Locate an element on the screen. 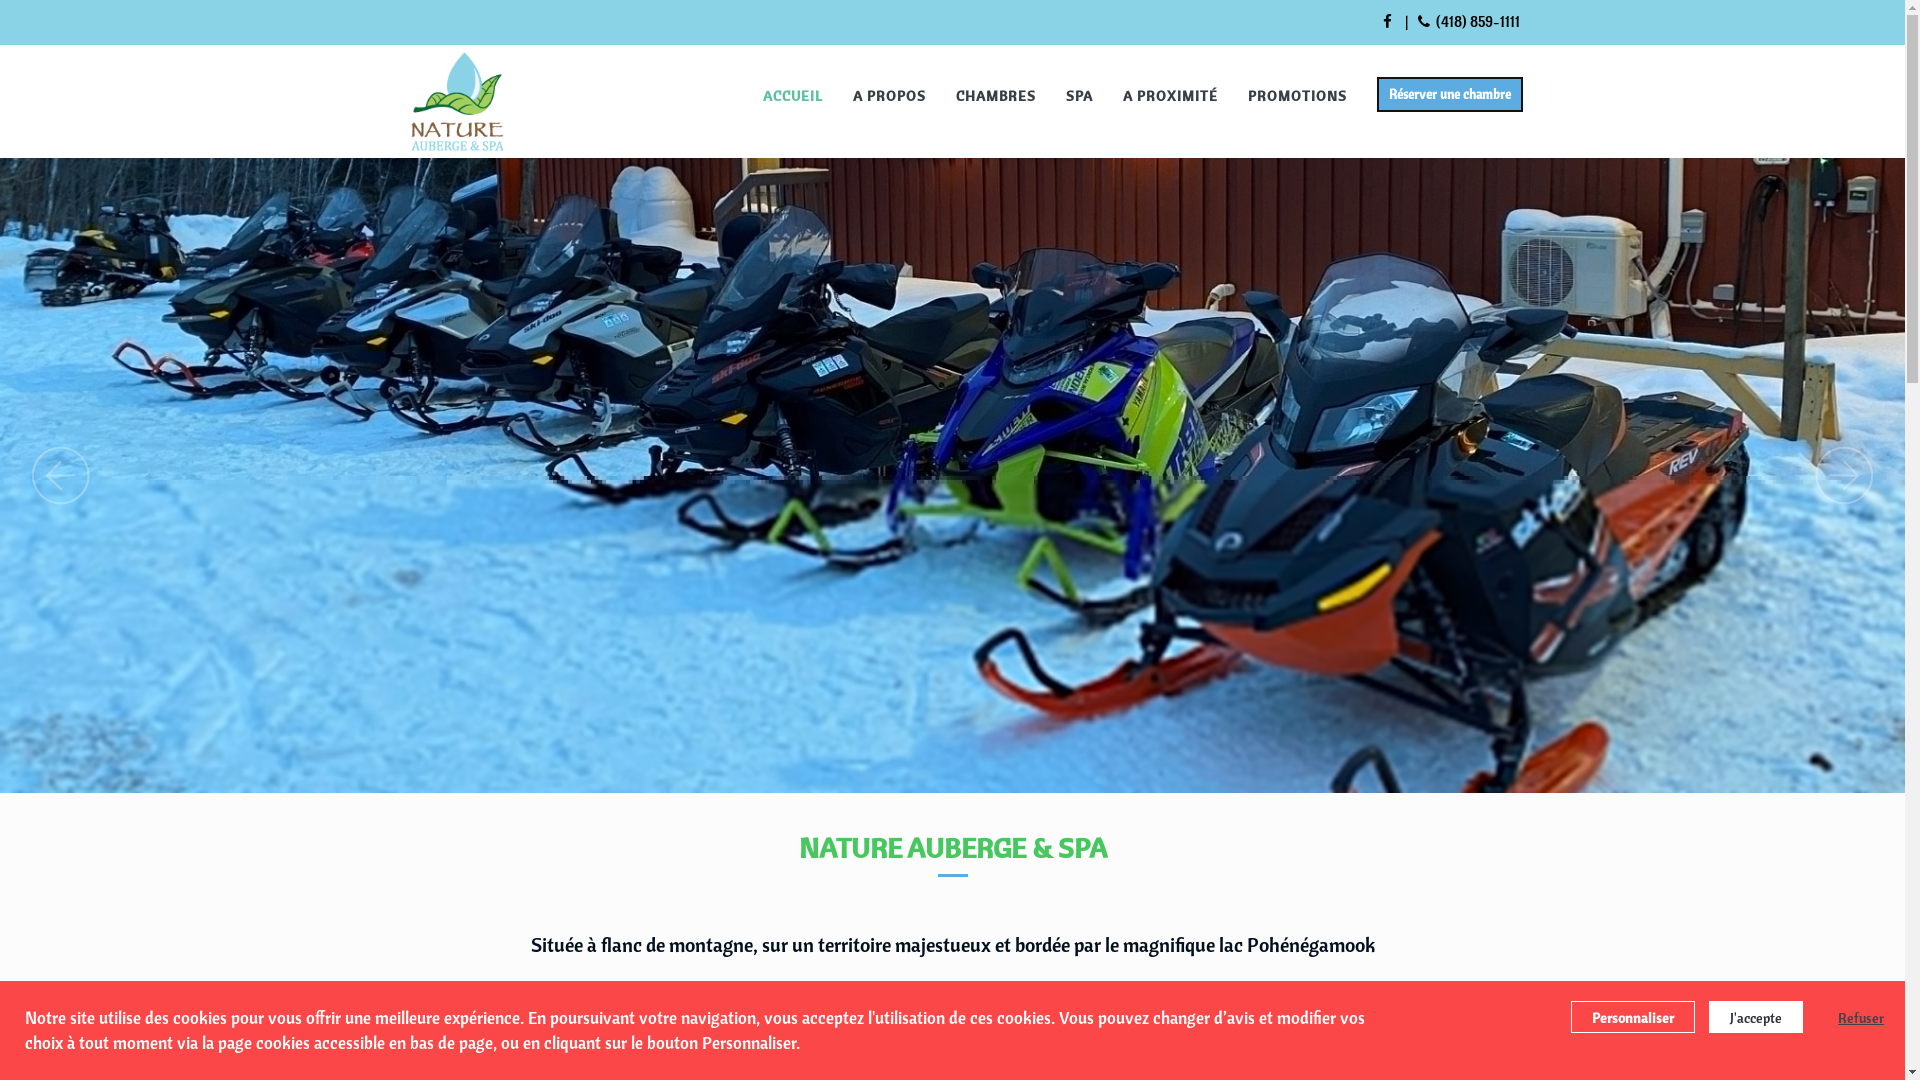  '  (418) 859-1111' is located at coordinates (1468, 21).